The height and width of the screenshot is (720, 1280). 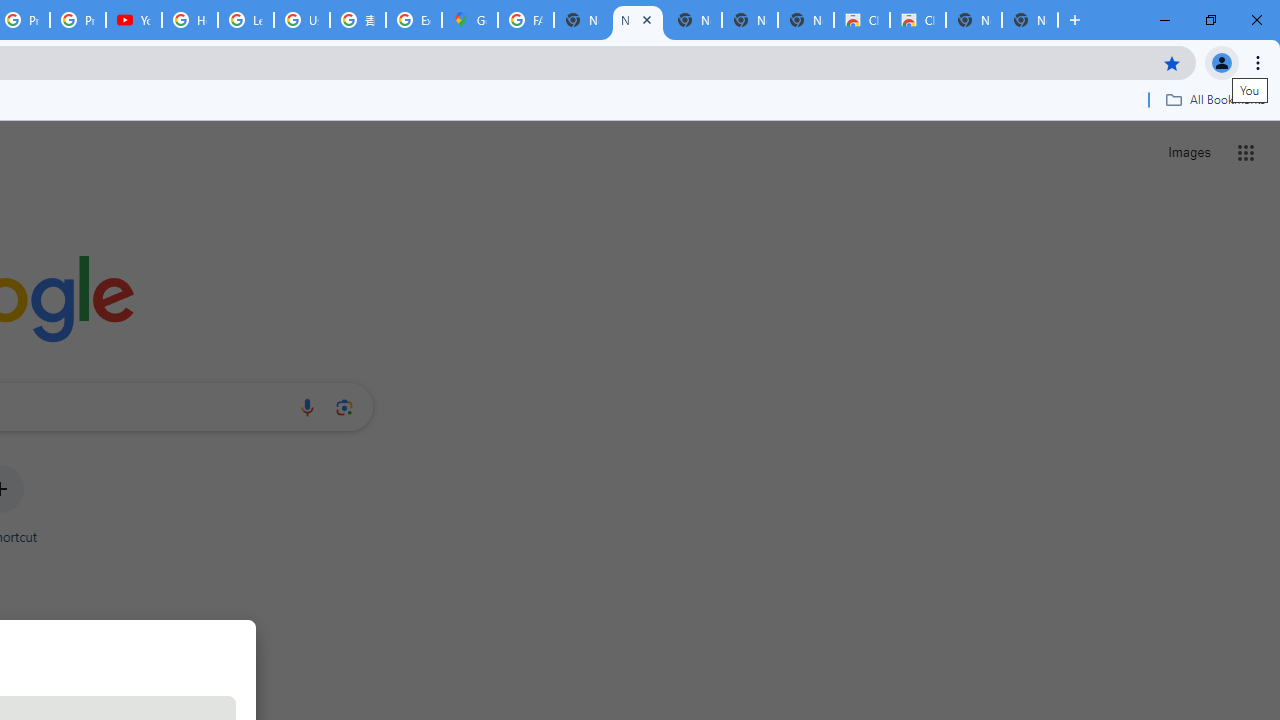 I want to click on 'How Chrome protects your passwords - Google Chrome Help', so click(x=190, y=20).